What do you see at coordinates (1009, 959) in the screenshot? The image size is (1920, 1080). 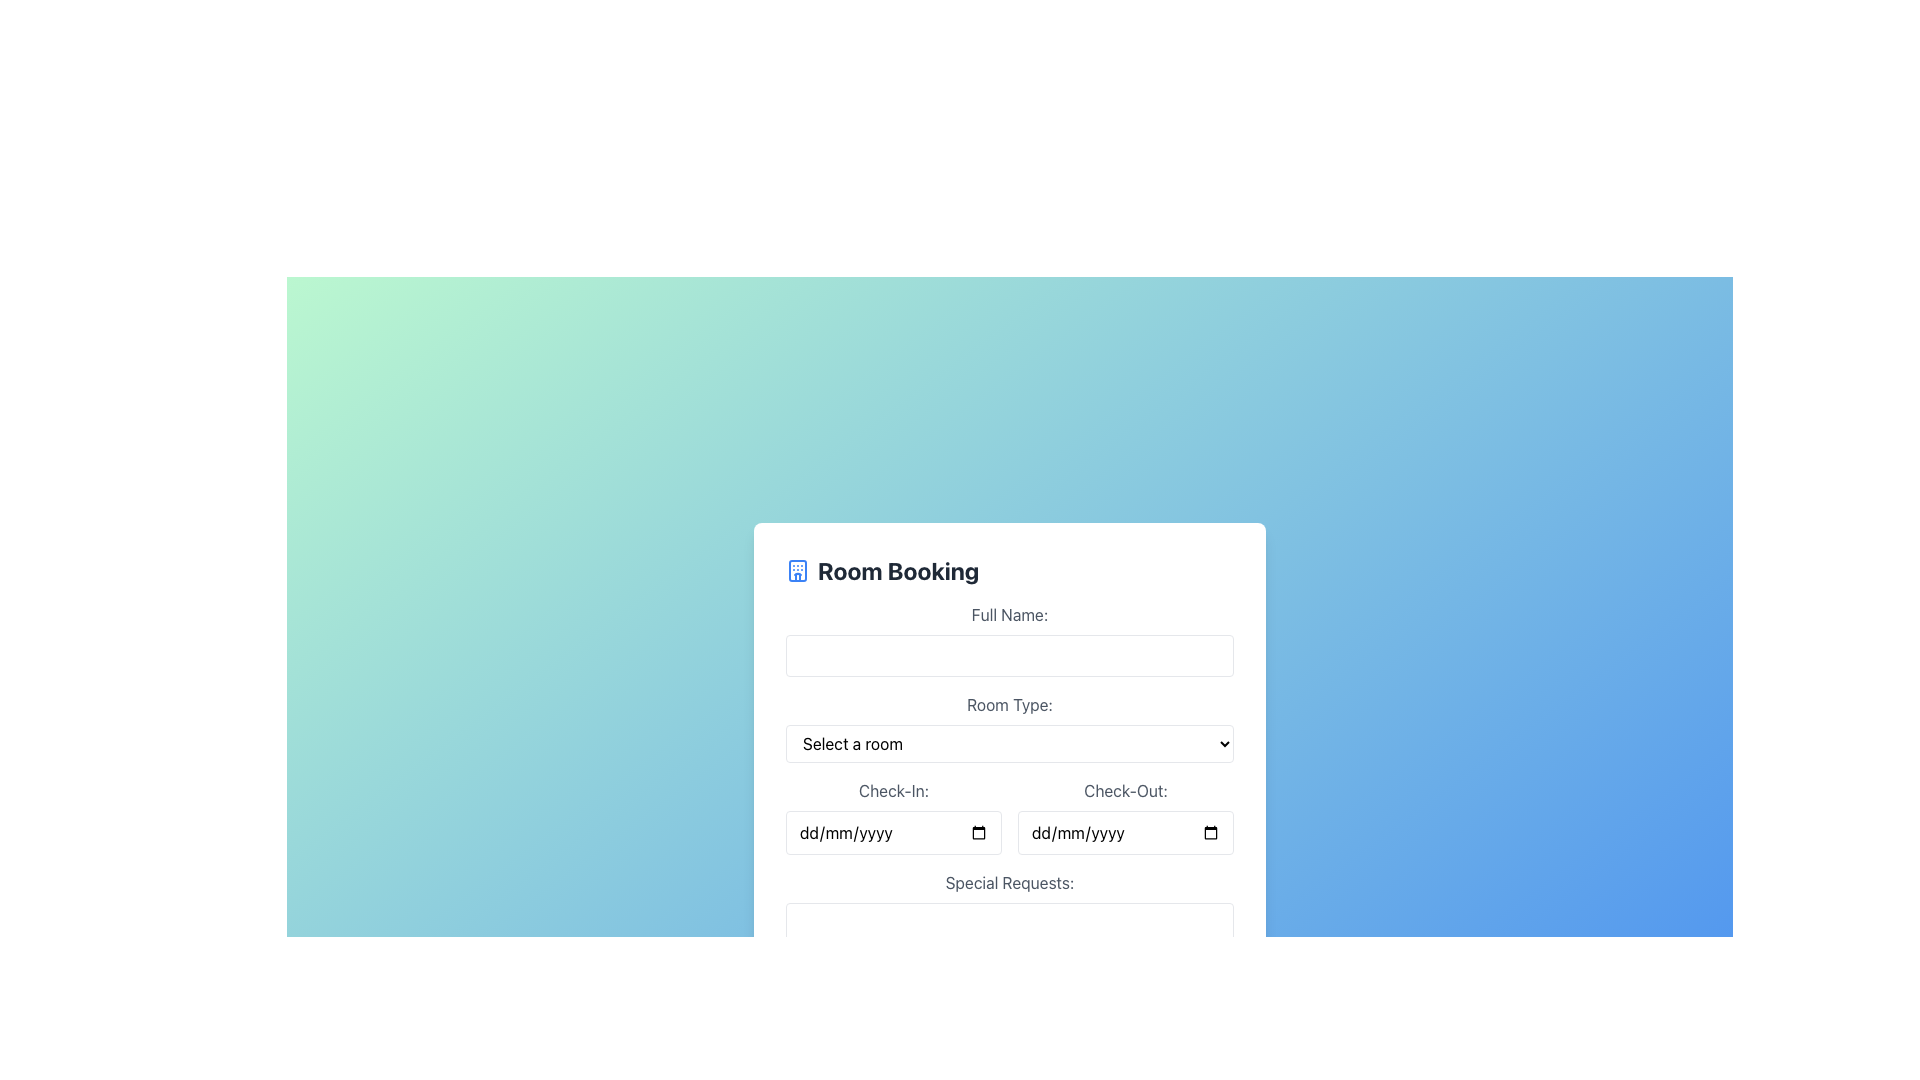 I see `the text in the large rectangular input area for additional information located near the bottom of the form, directly beneath the 'Special Requests:' label` at bounding box center [1009, 959].